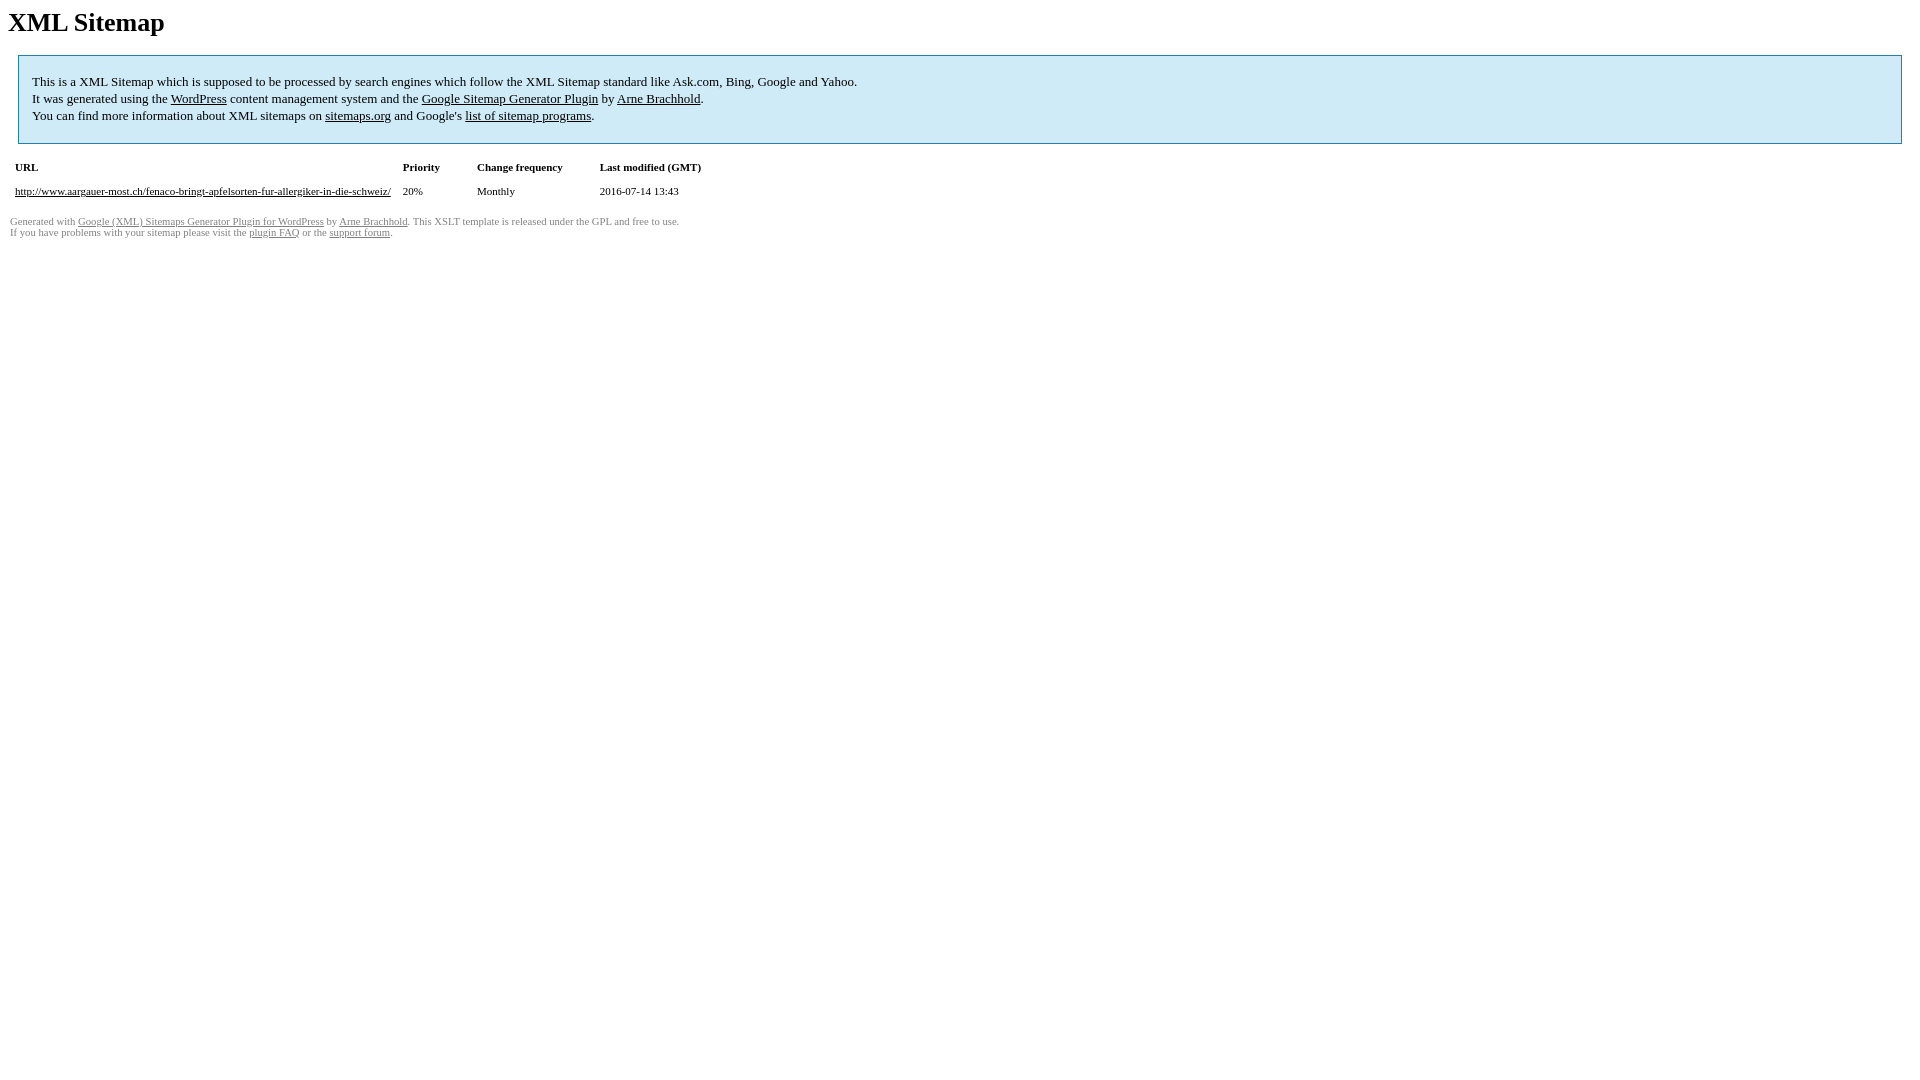  I want to click on 'support forum', so click(359, 231).